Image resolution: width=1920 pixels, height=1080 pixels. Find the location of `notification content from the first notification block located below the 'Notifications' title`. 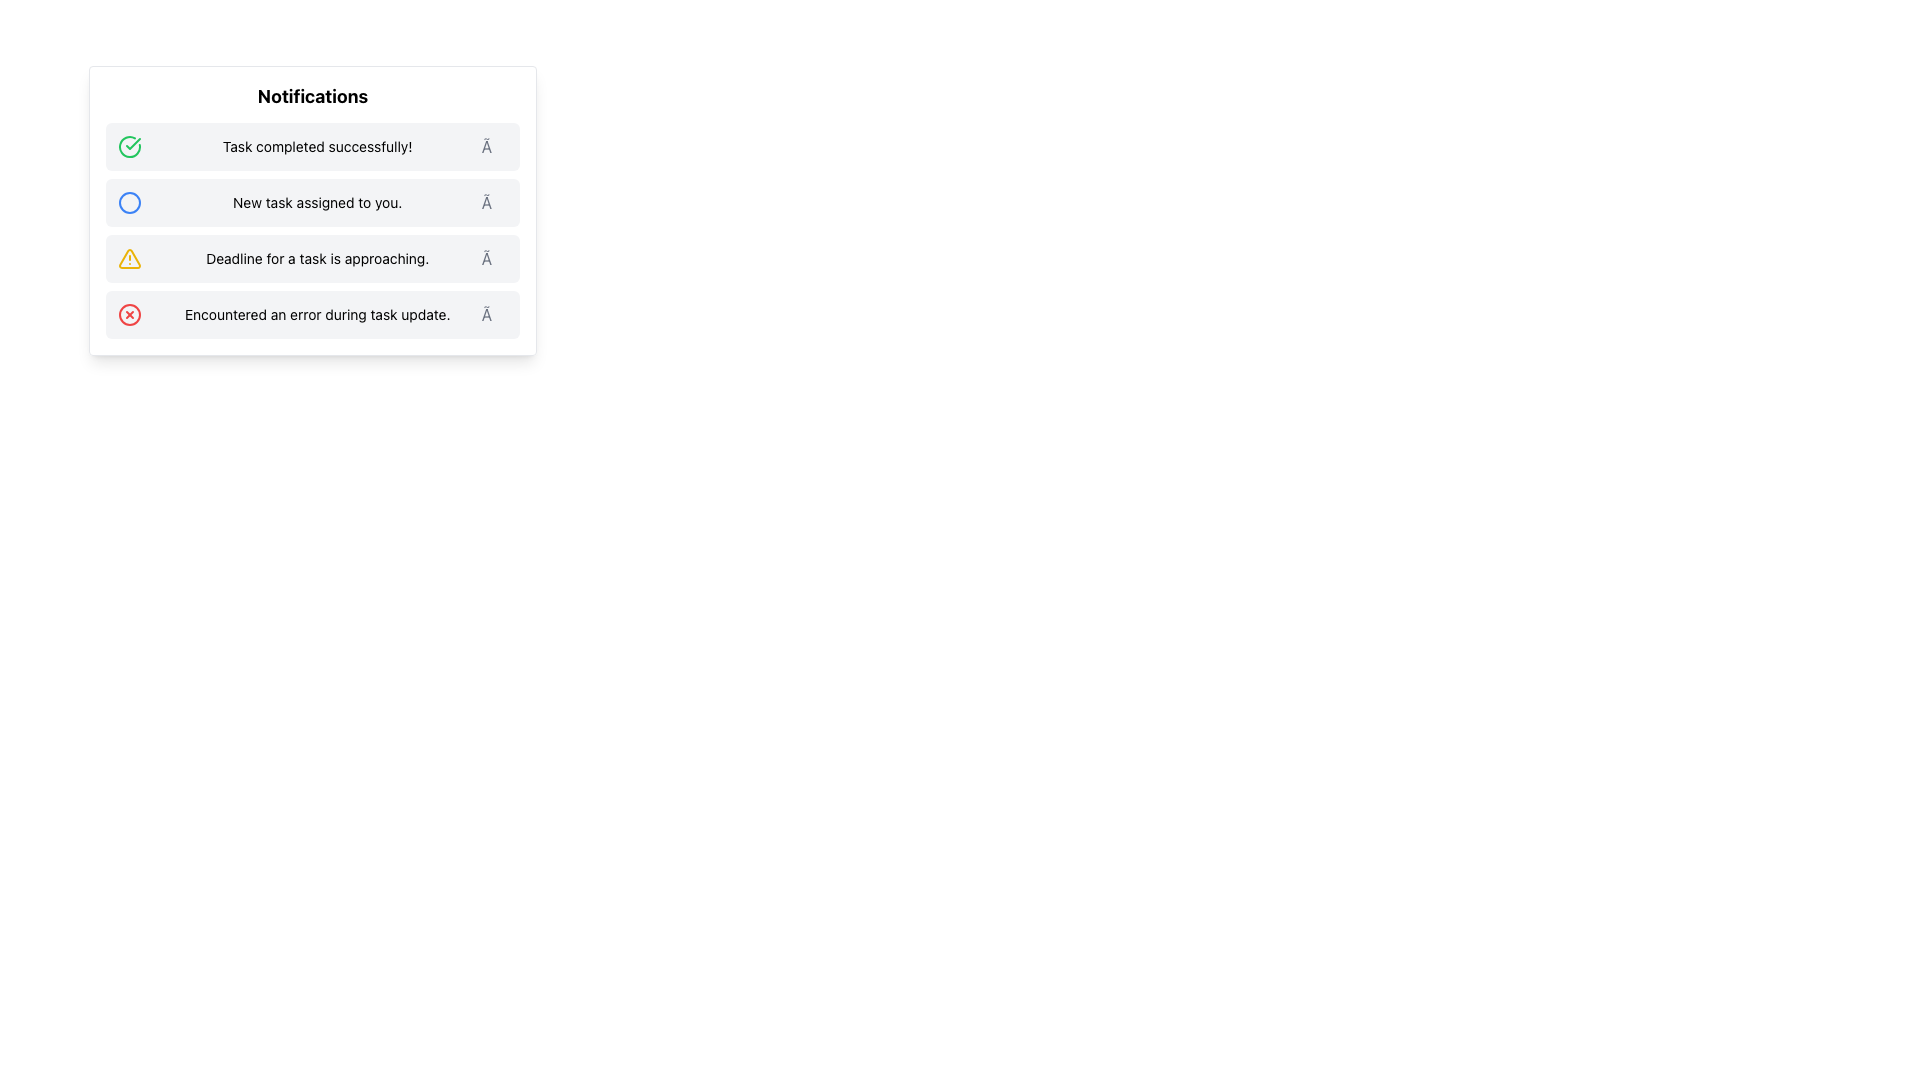

notification content from the first notification block located below the 'Notifications' title is located at coordinates (311, 145).